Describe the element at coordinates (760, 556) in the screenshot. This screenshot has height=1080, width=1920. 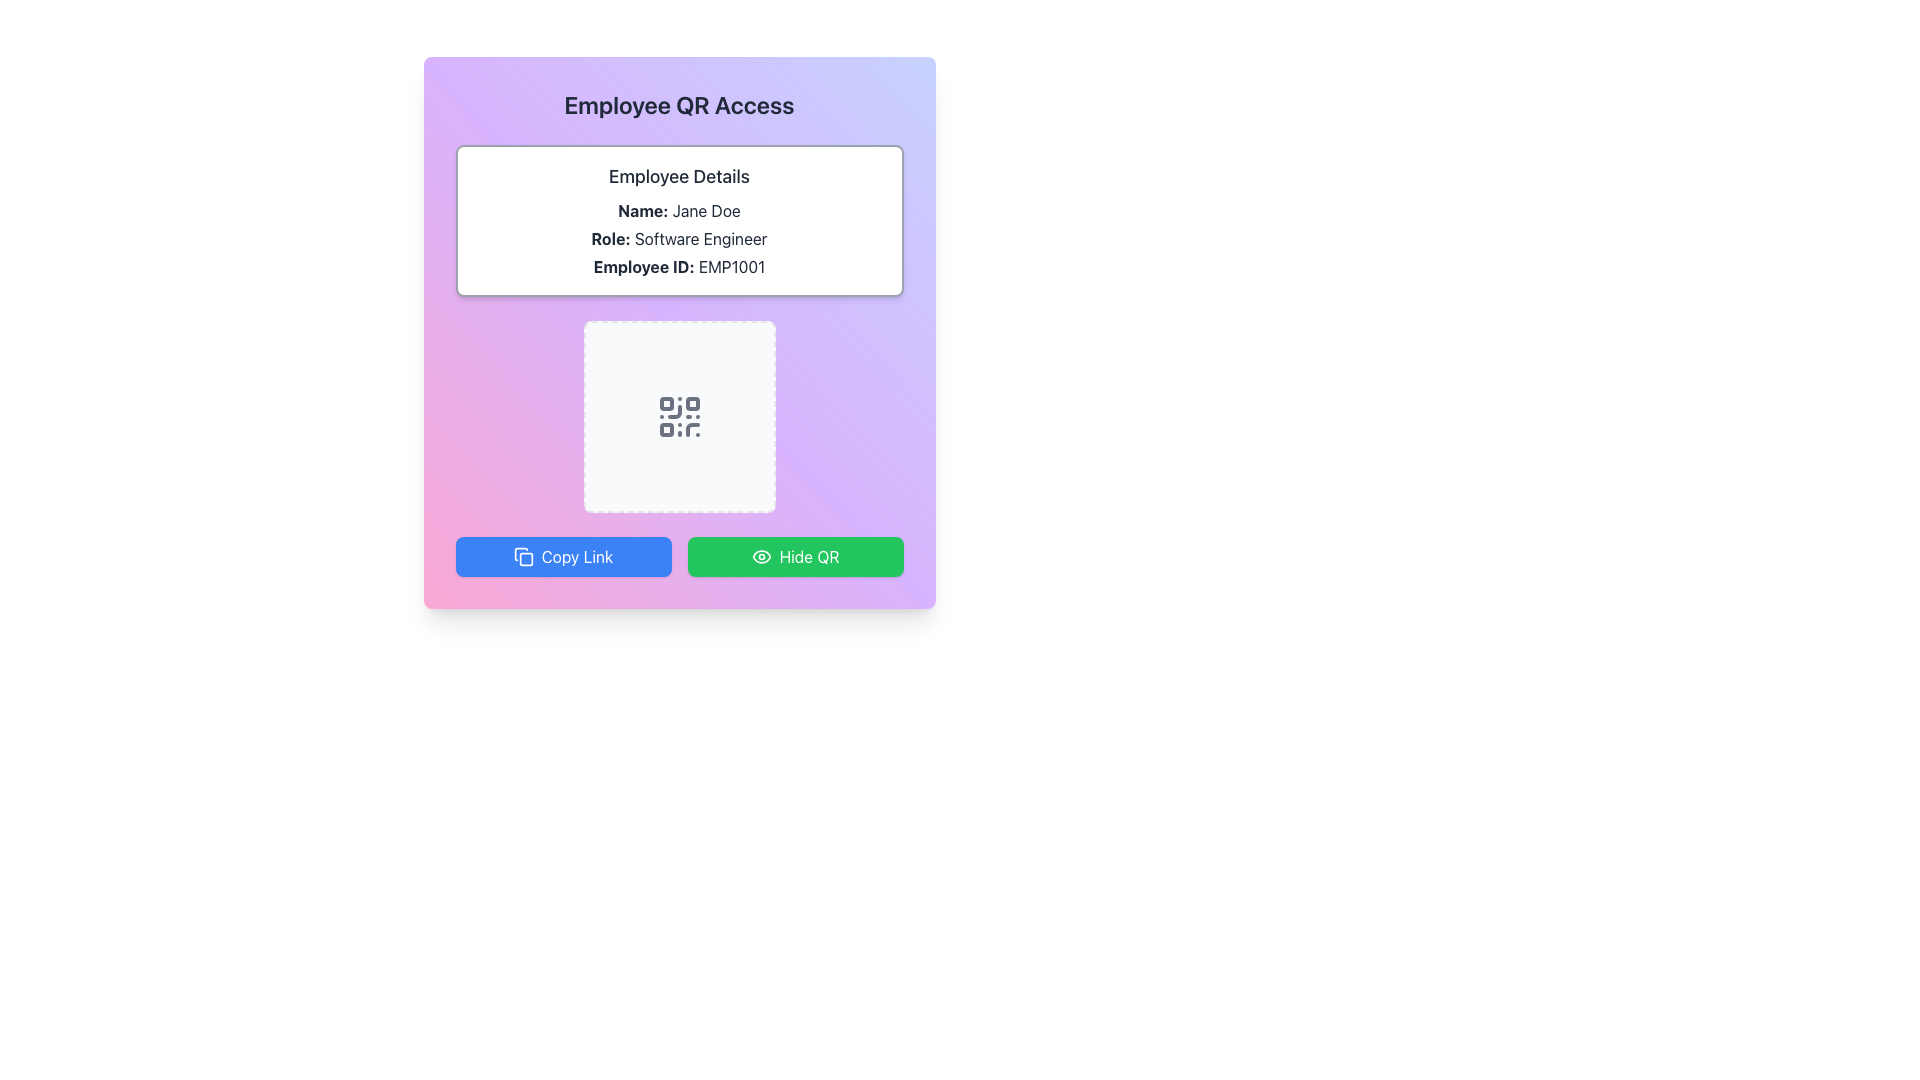
I see `the eye icon that symbolizes the visibility feature of the 'Hide QR' button, which is centrally aligned within the green rounded rectangle button at the bottom right corner of the interface` at that location.